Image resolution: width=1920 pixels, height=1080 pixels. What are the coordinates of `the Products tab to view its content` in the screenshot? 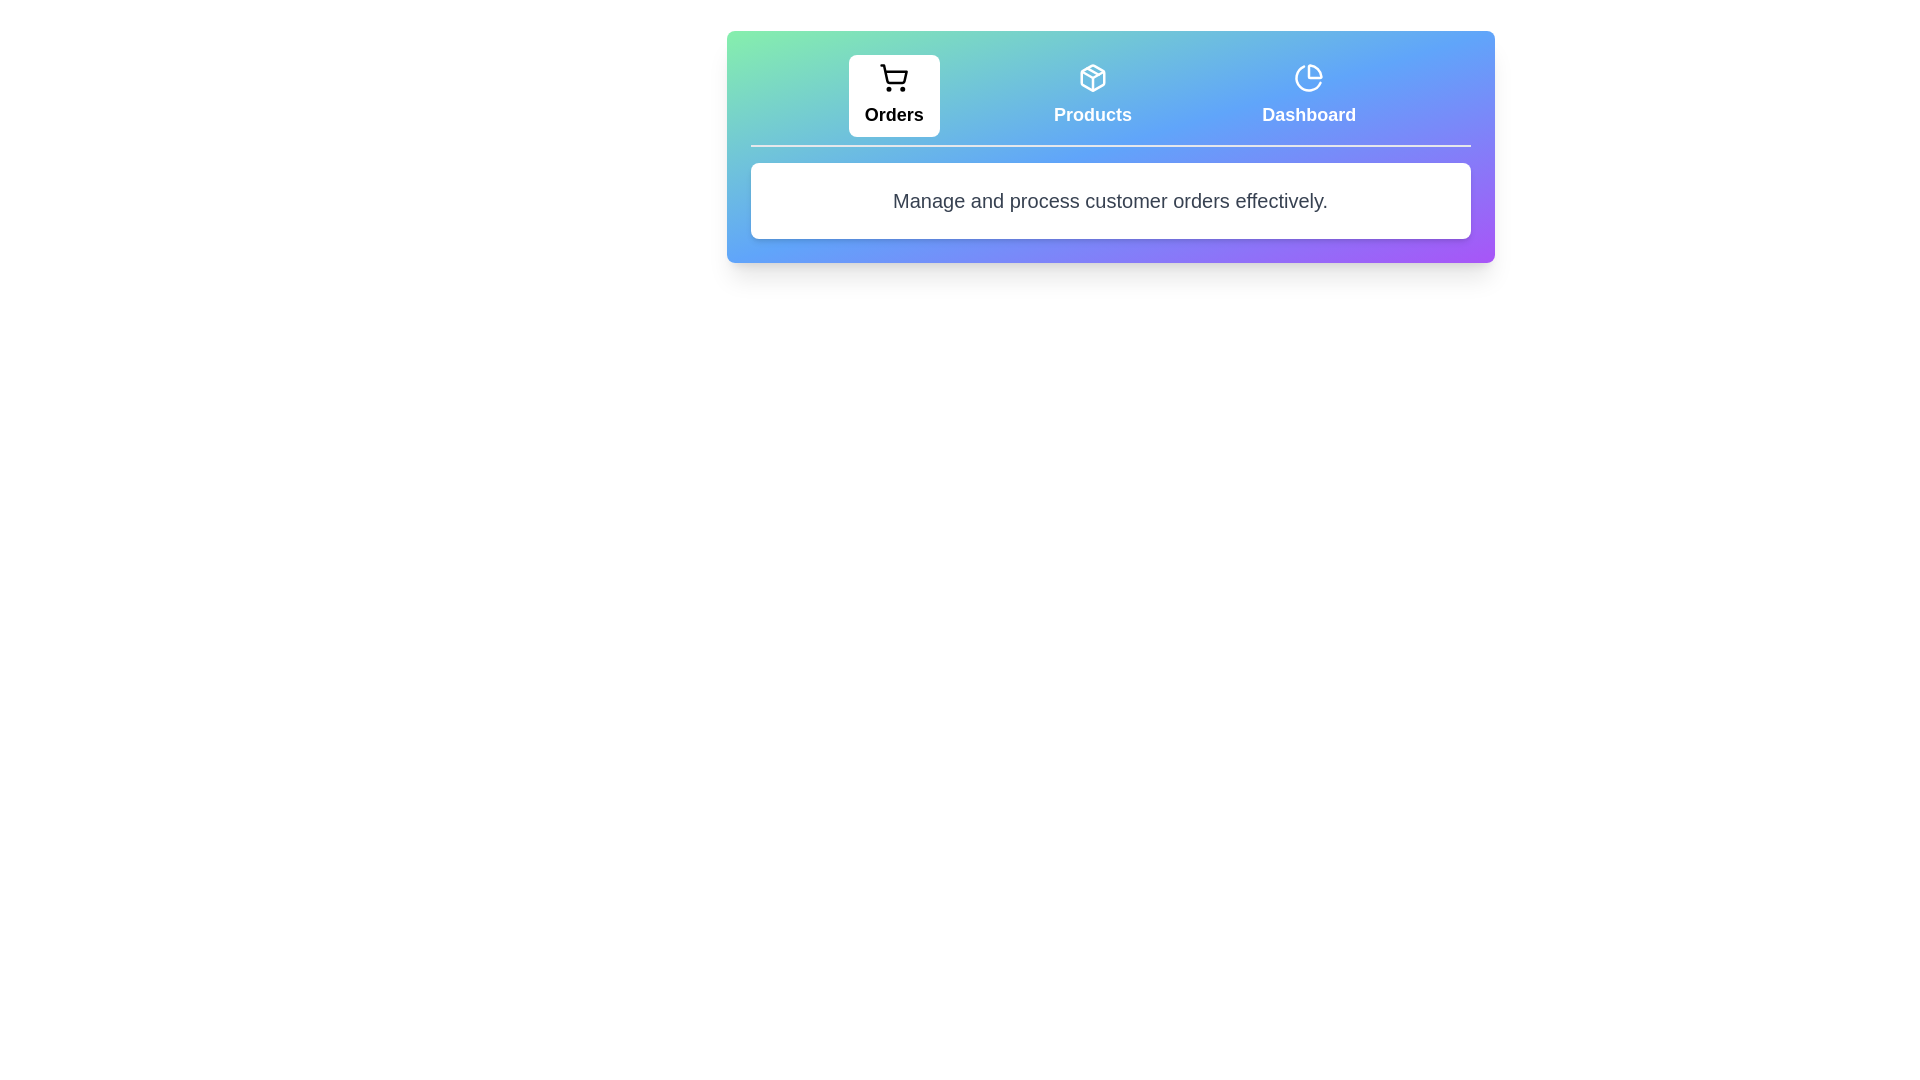 It's located at (1092, 96).